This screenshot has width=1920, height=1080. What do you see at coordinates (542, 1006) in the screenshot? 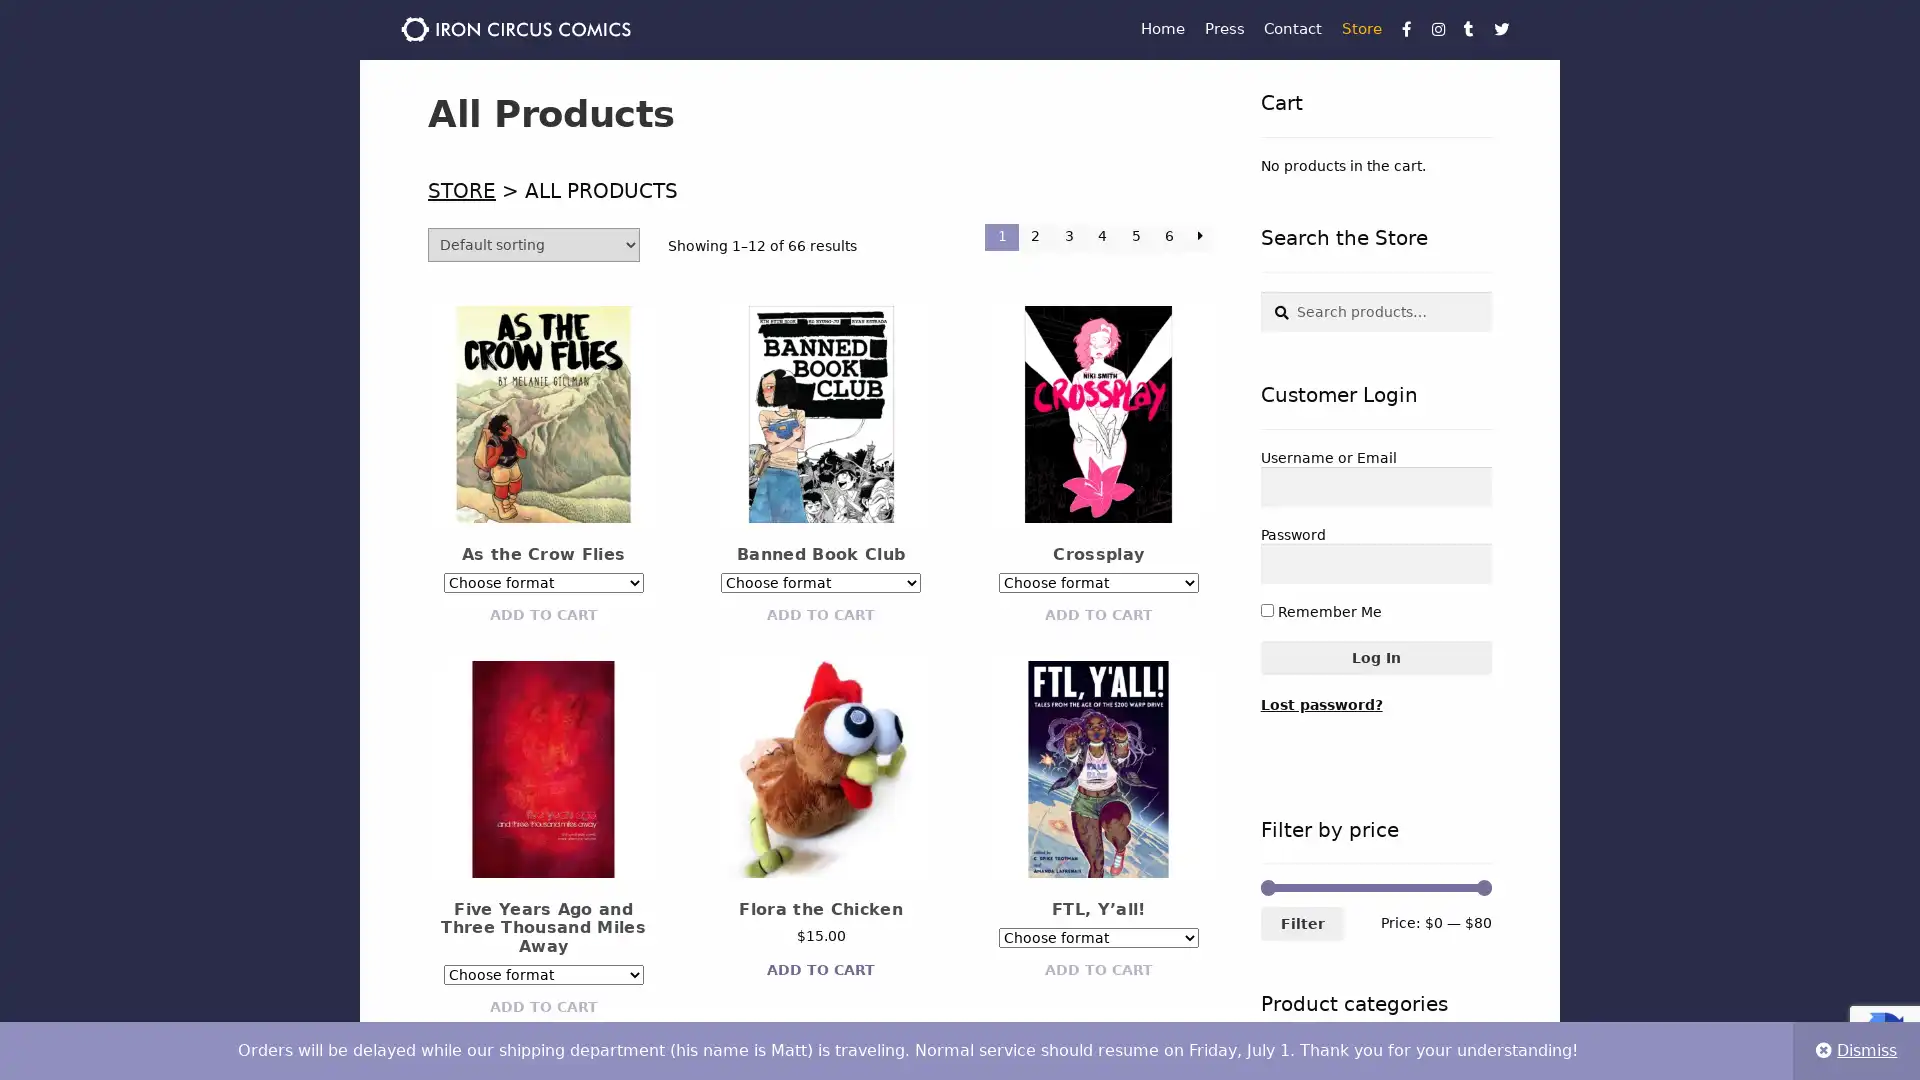
I see `ADD TO CART` at bounding box center [542, 1006].